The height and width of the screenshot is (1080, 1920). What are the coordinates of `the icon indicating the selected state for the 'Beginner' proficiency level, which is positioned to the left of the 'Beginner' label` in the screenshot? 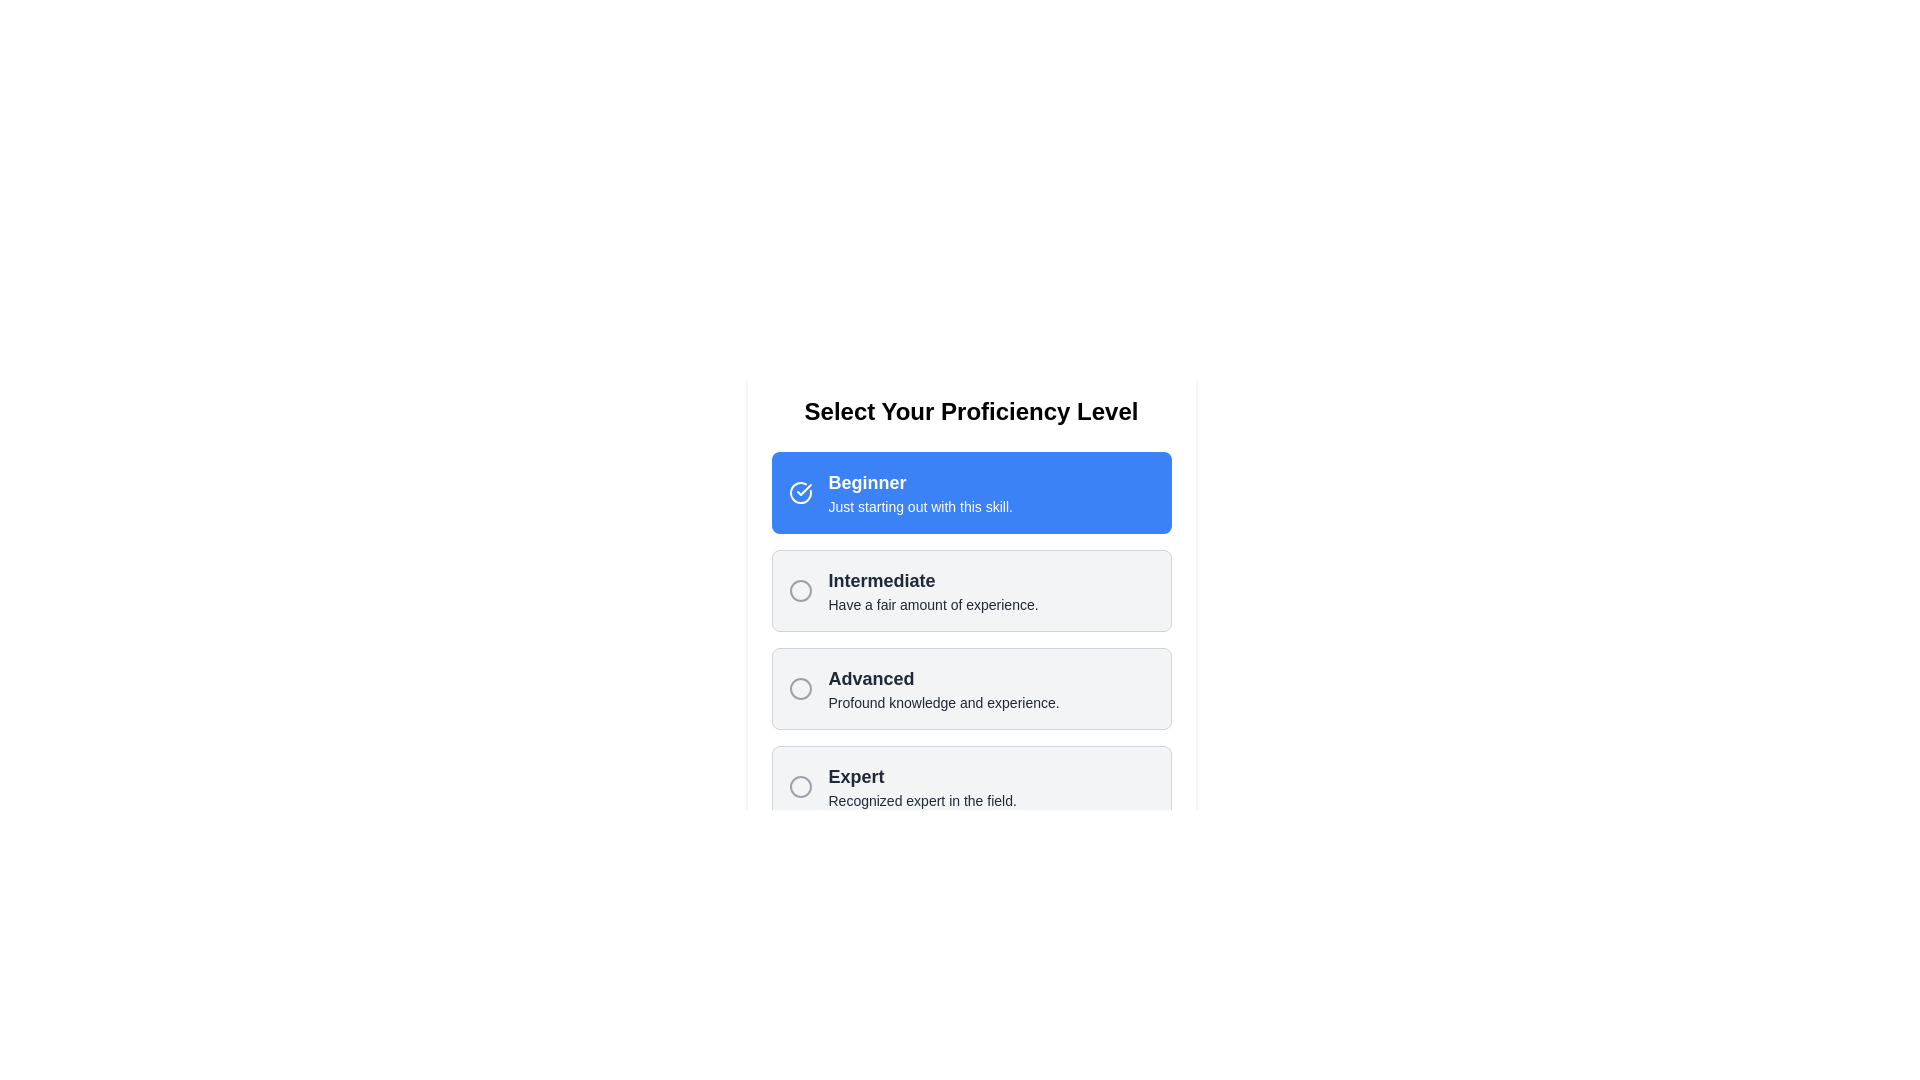 It's located at (800, 493).